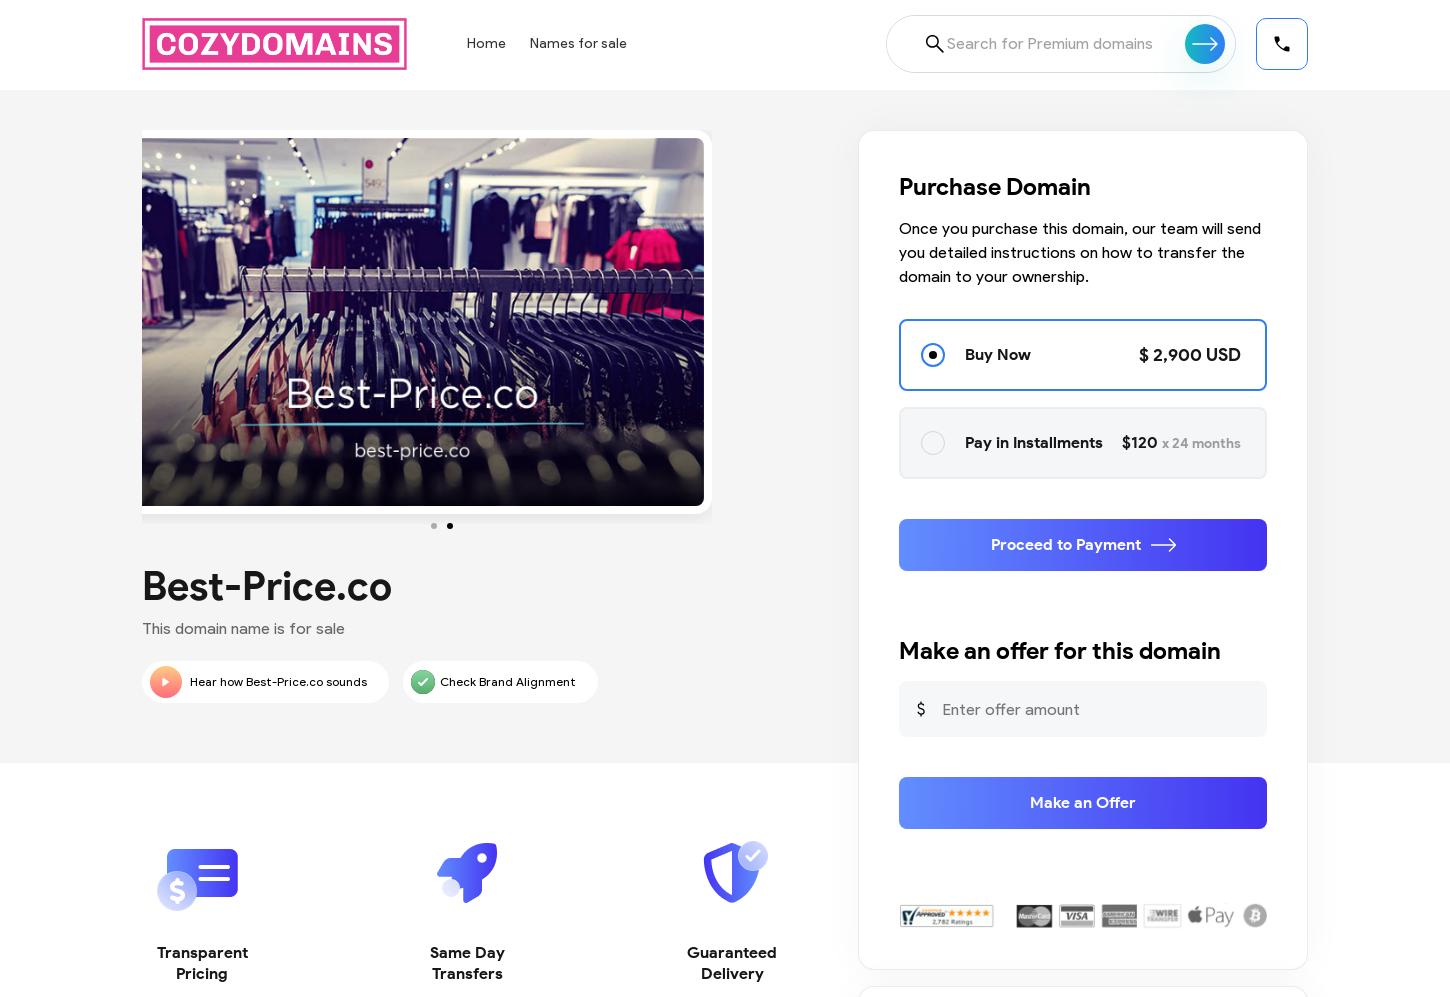 The width and height of the screenshot is (1450, 997). What do you see at coordinates (465, 763) in the screenshot?
I see `'We initiate most domain transfers within same business day of the purchase'` at bounding box center [465, 763].